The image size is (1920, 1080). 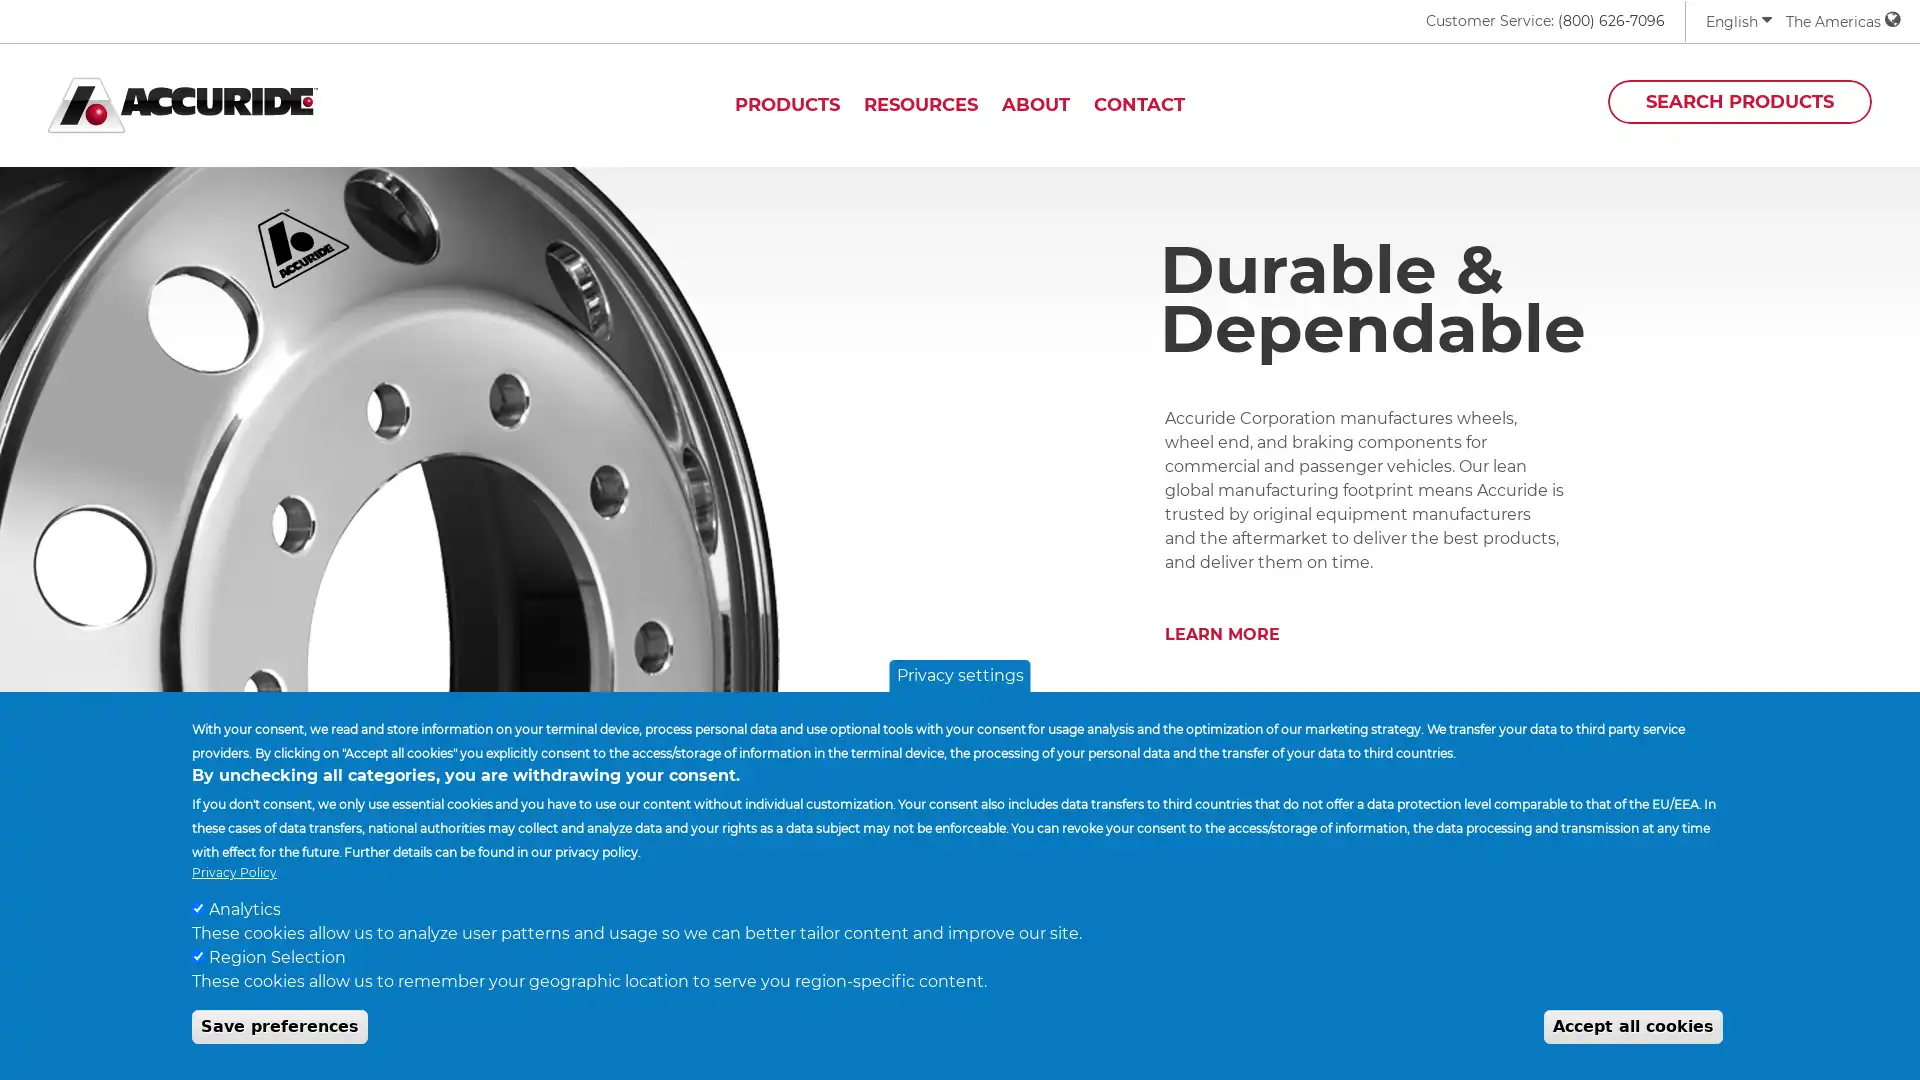 I want to click on Save preferences, so click(x=278, y=1026).